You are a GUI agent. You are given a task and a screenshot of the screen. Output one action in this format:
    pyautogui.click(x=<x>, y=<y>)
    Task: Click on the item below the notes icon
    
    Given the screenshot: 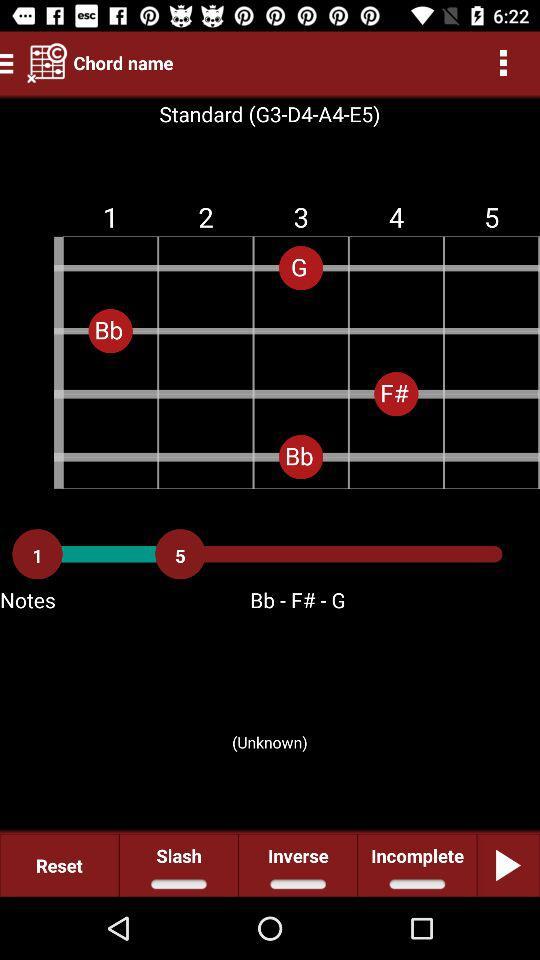 What is the action you would take?
    pyautogui.click(x=270, y=714)
    